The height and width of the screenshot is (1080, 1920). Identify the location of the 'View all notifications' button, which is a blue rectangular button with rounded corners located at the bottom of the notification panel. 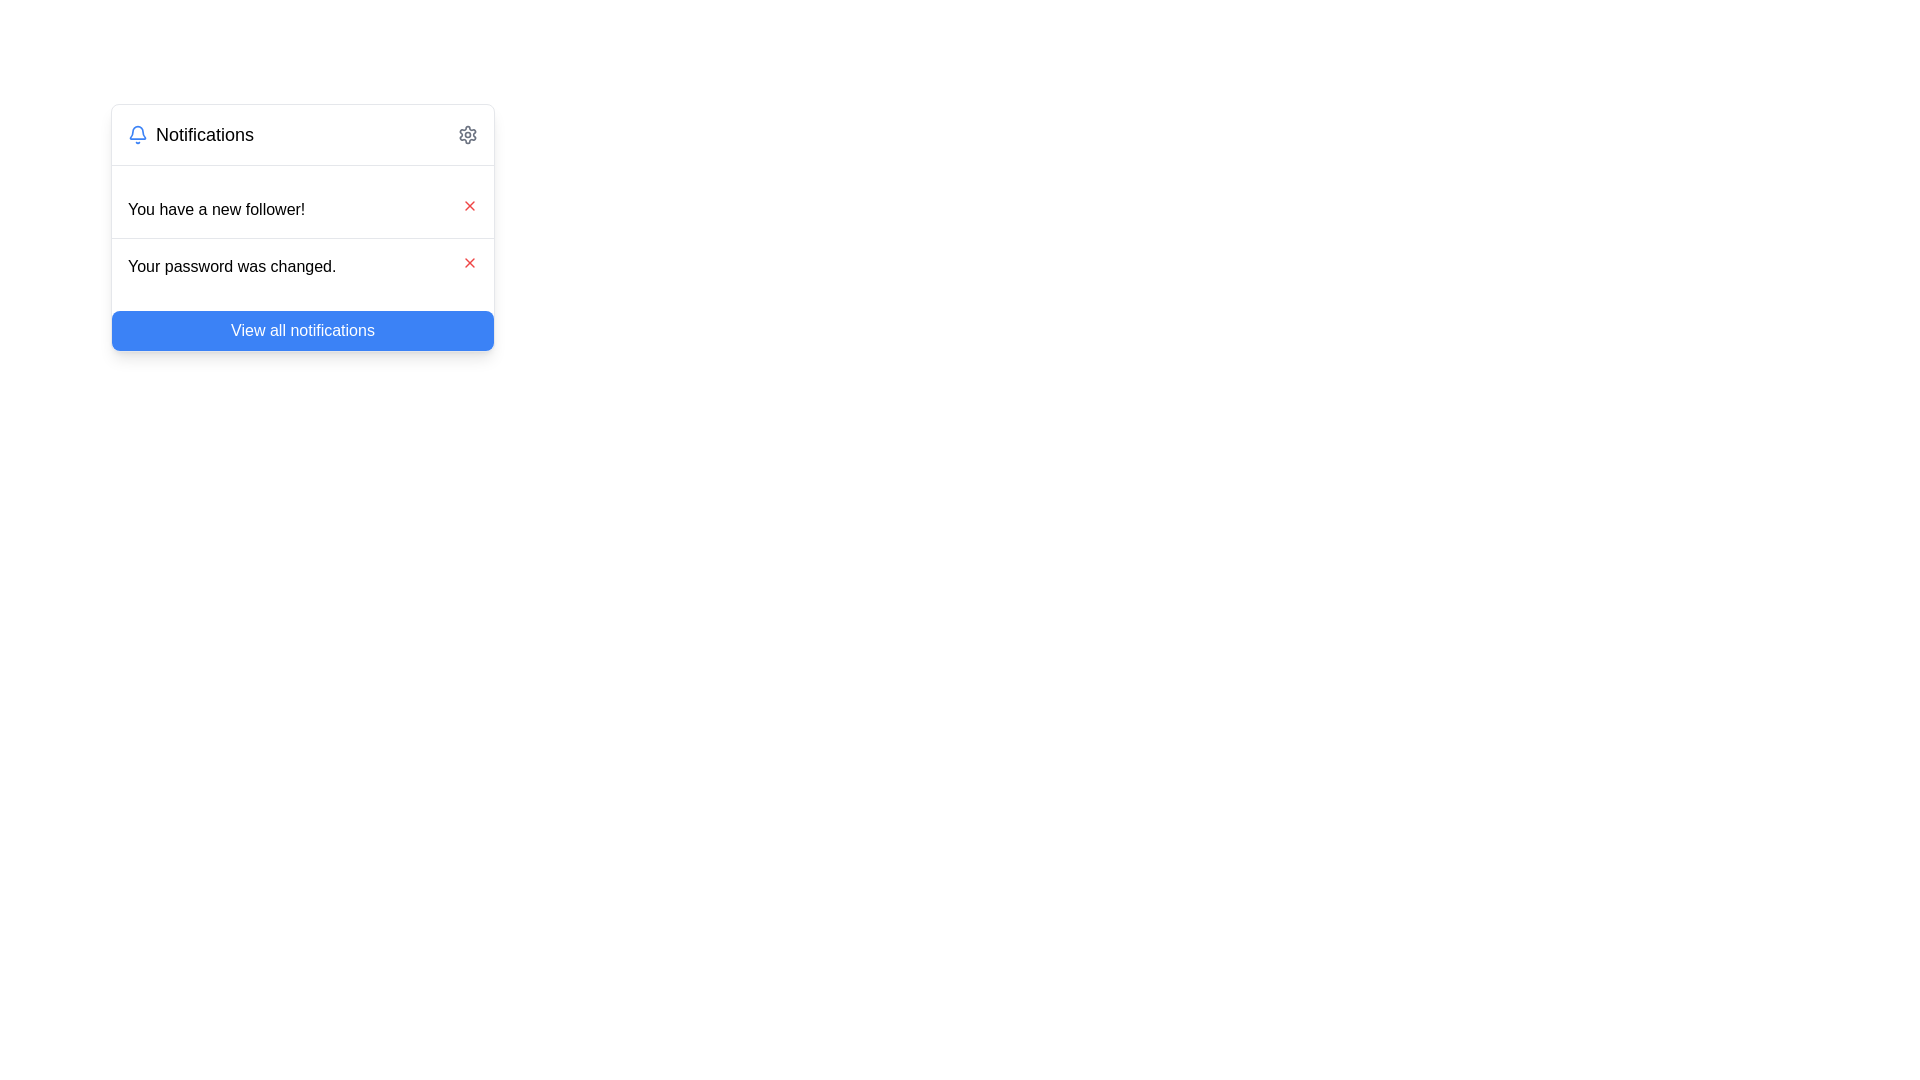
(301, 330).